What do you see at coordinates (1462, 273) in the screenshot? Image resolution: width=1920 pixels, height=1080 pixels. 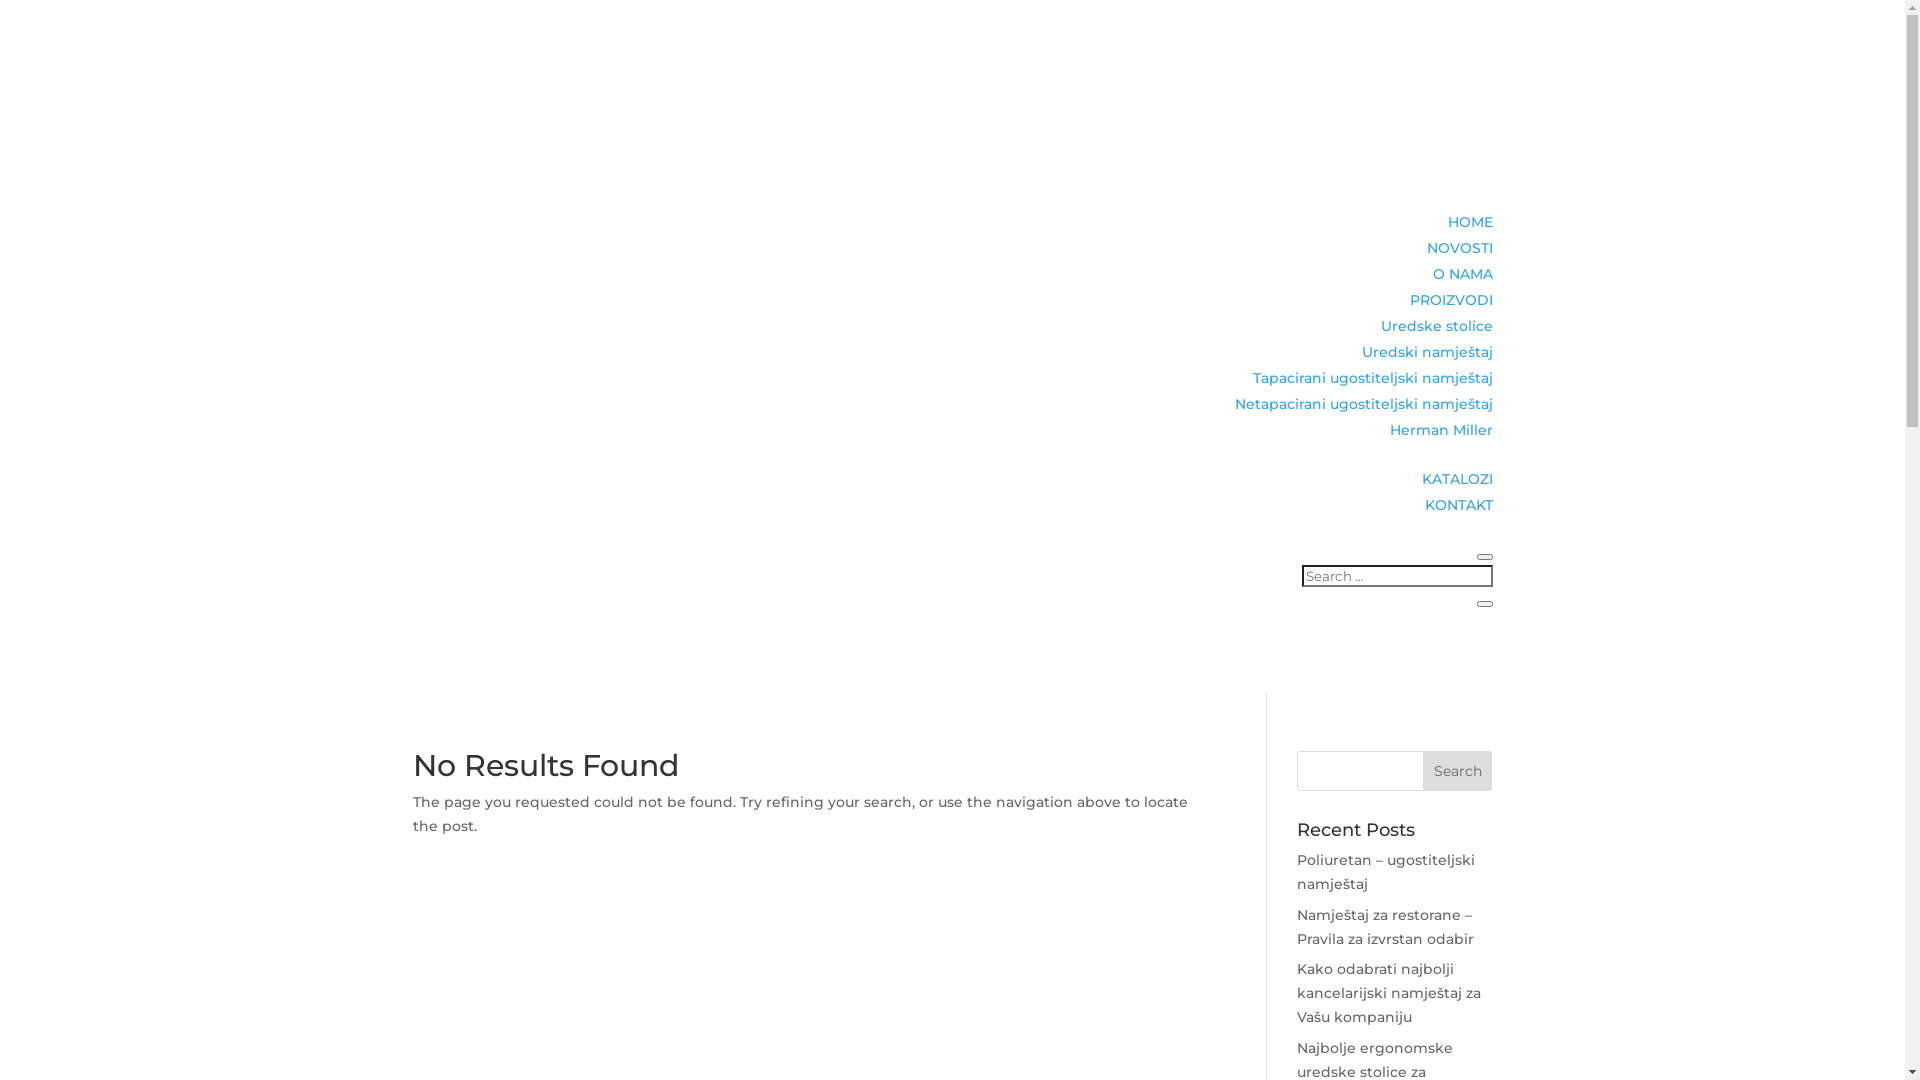 I see `'O NAMA'` at bounding box center [1462, 273].